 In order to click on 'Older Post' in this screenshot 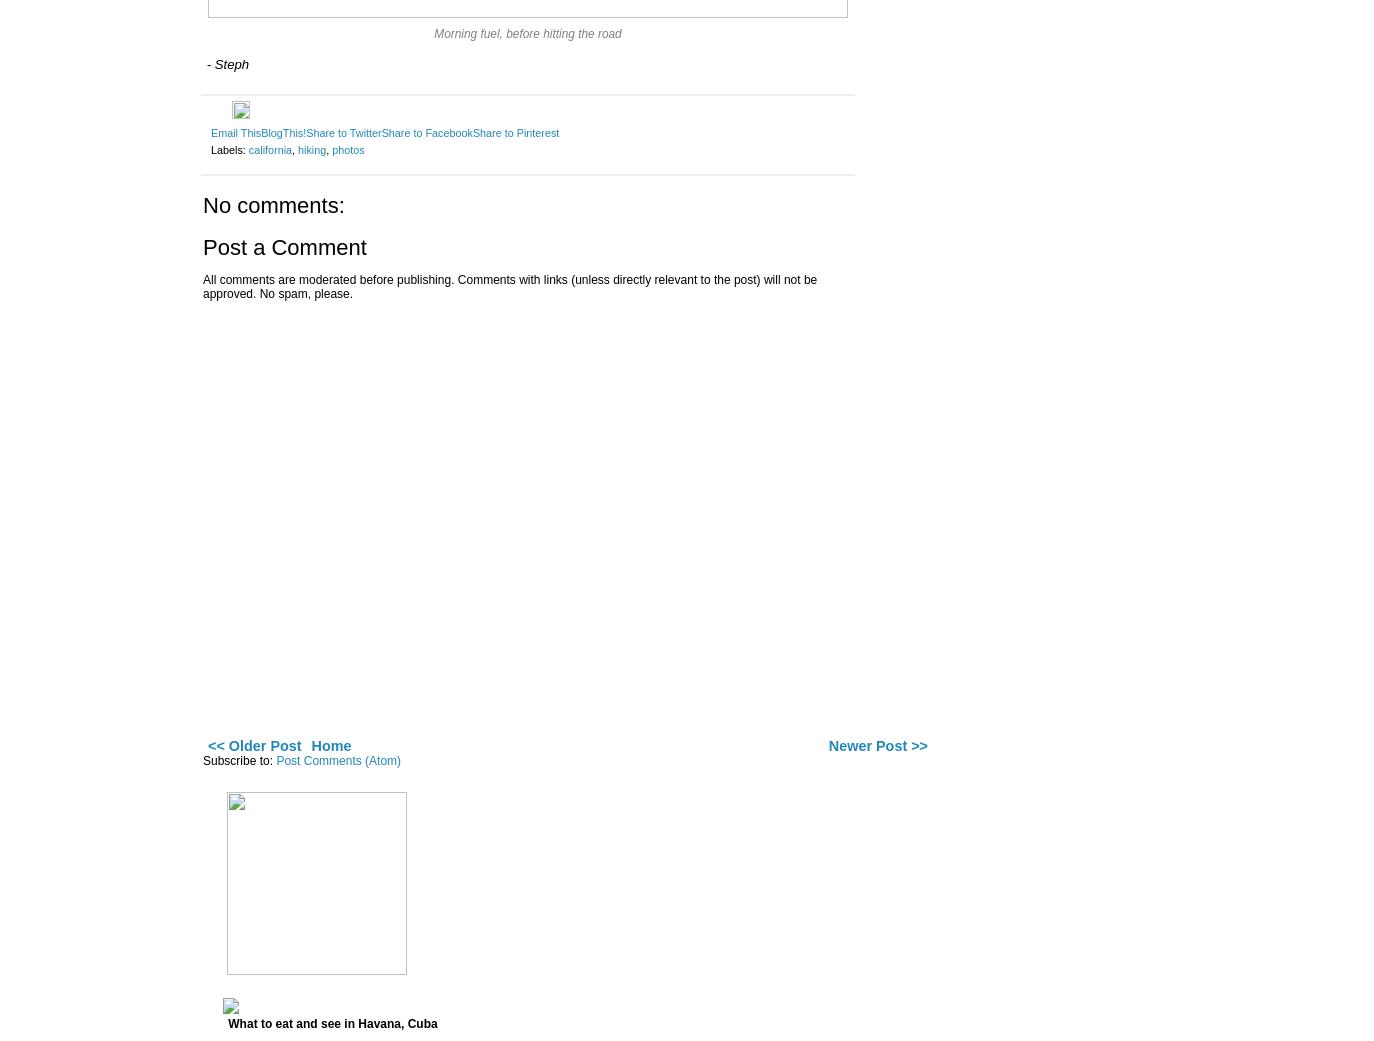, I will do `click(263, 745)`.